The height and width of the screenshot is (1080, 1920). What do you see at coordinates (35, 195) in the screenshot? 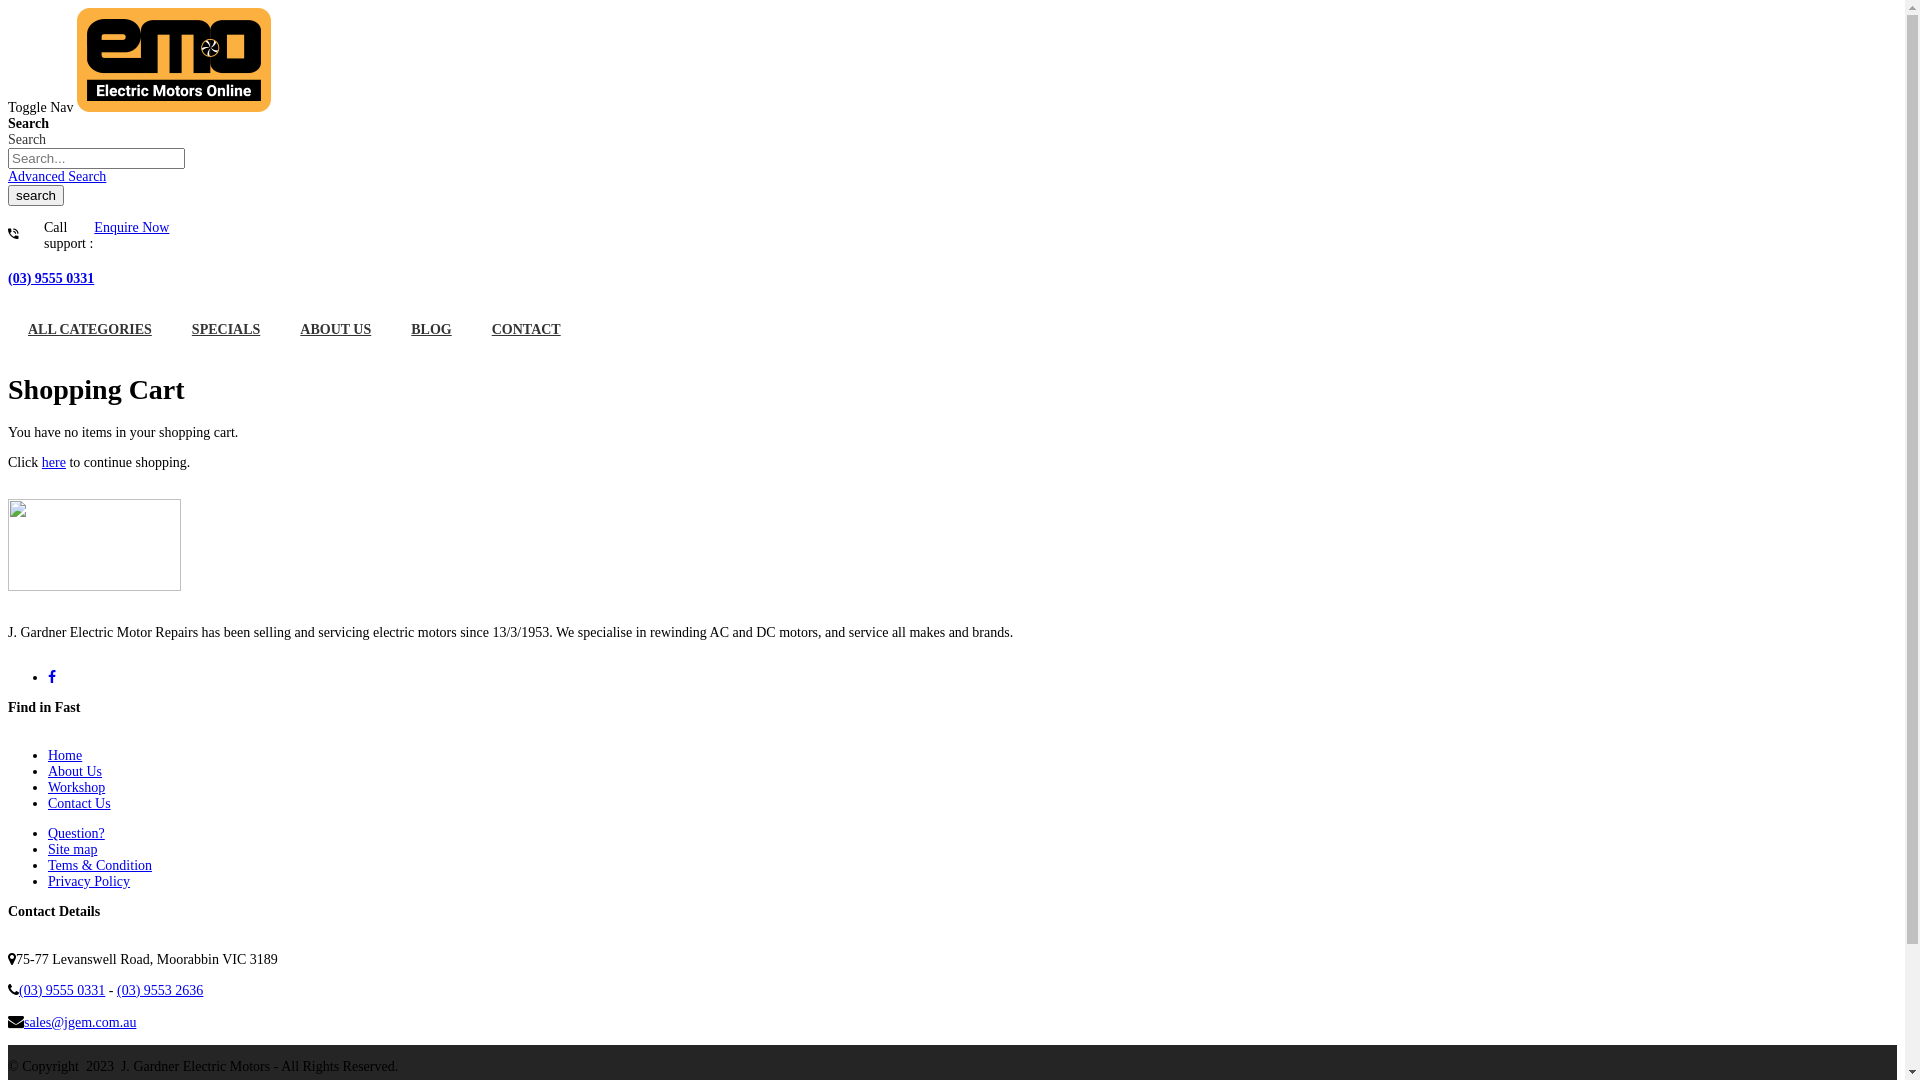
I see `'search'` at bounding box center [35, 195].